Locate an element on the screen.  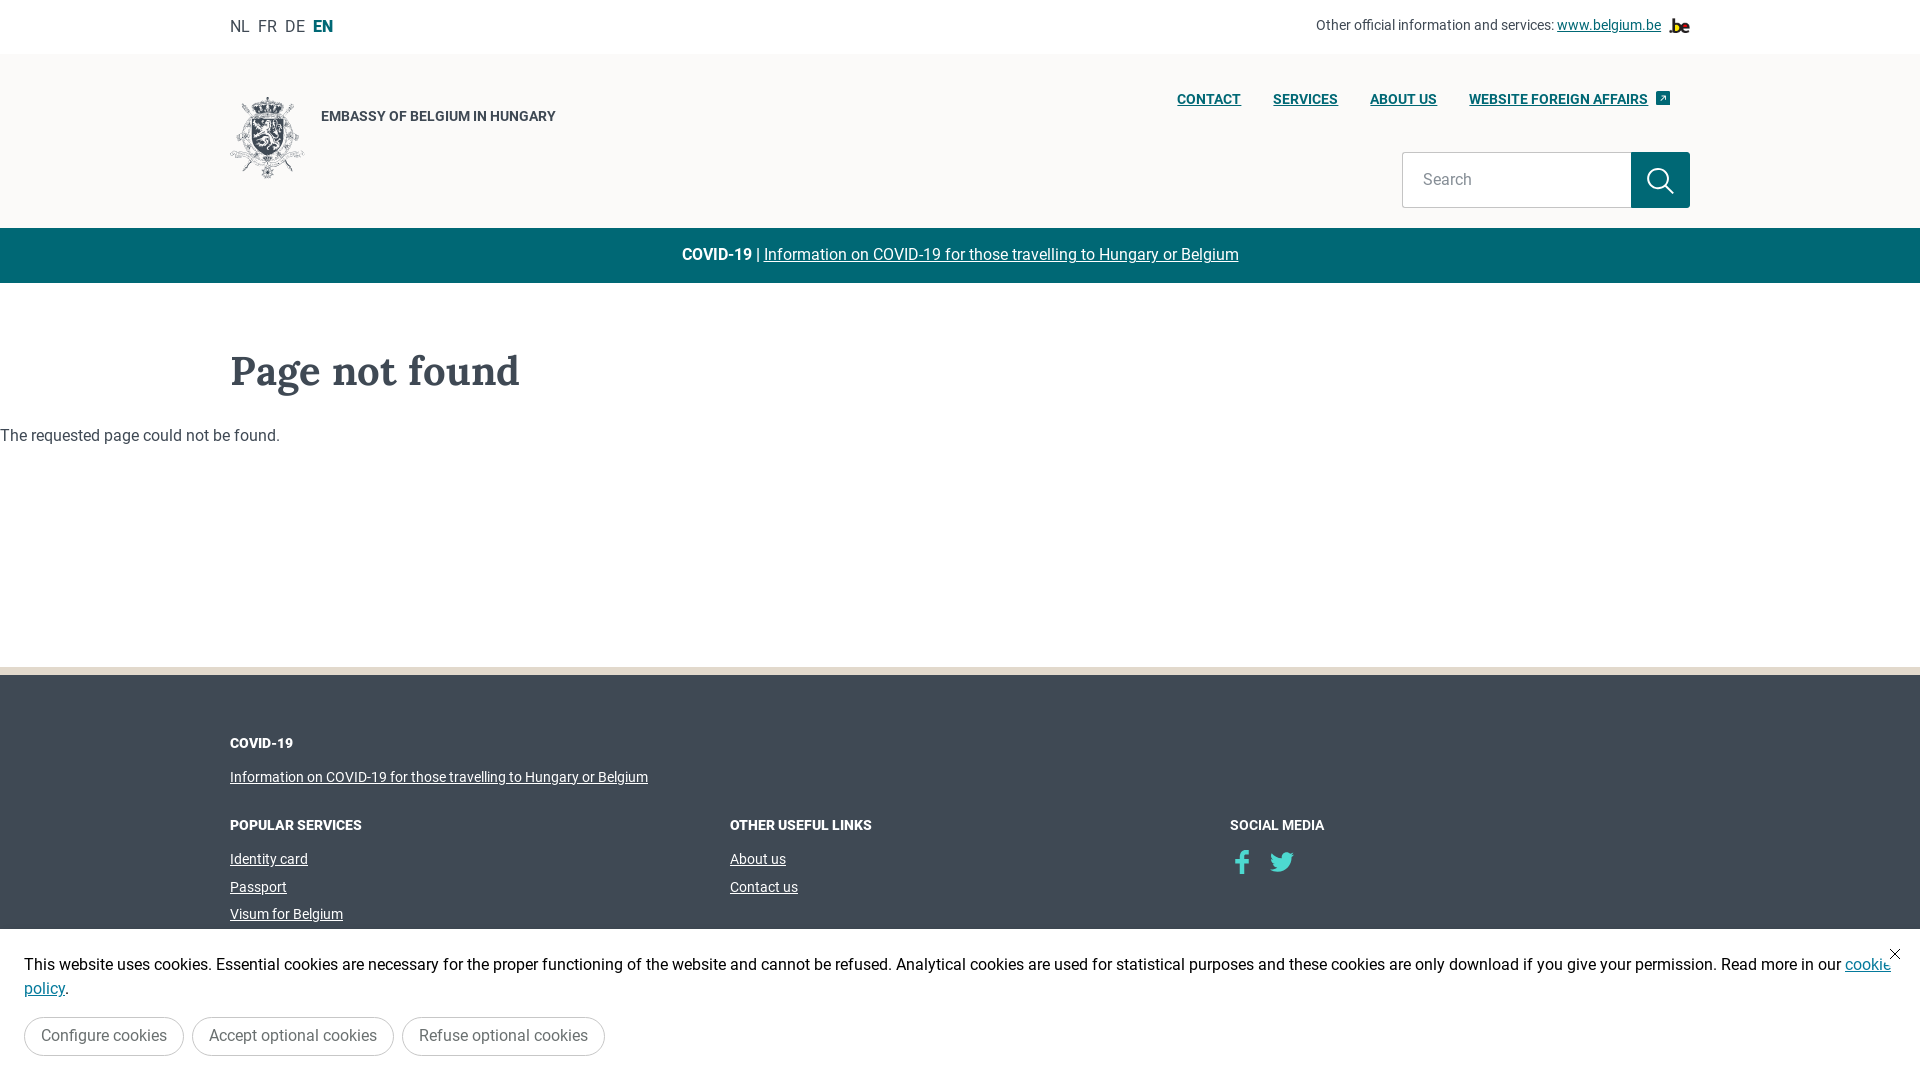
'WEBSITE FOREIGN AFFAIRS' is located at coordinates (1453, 104).